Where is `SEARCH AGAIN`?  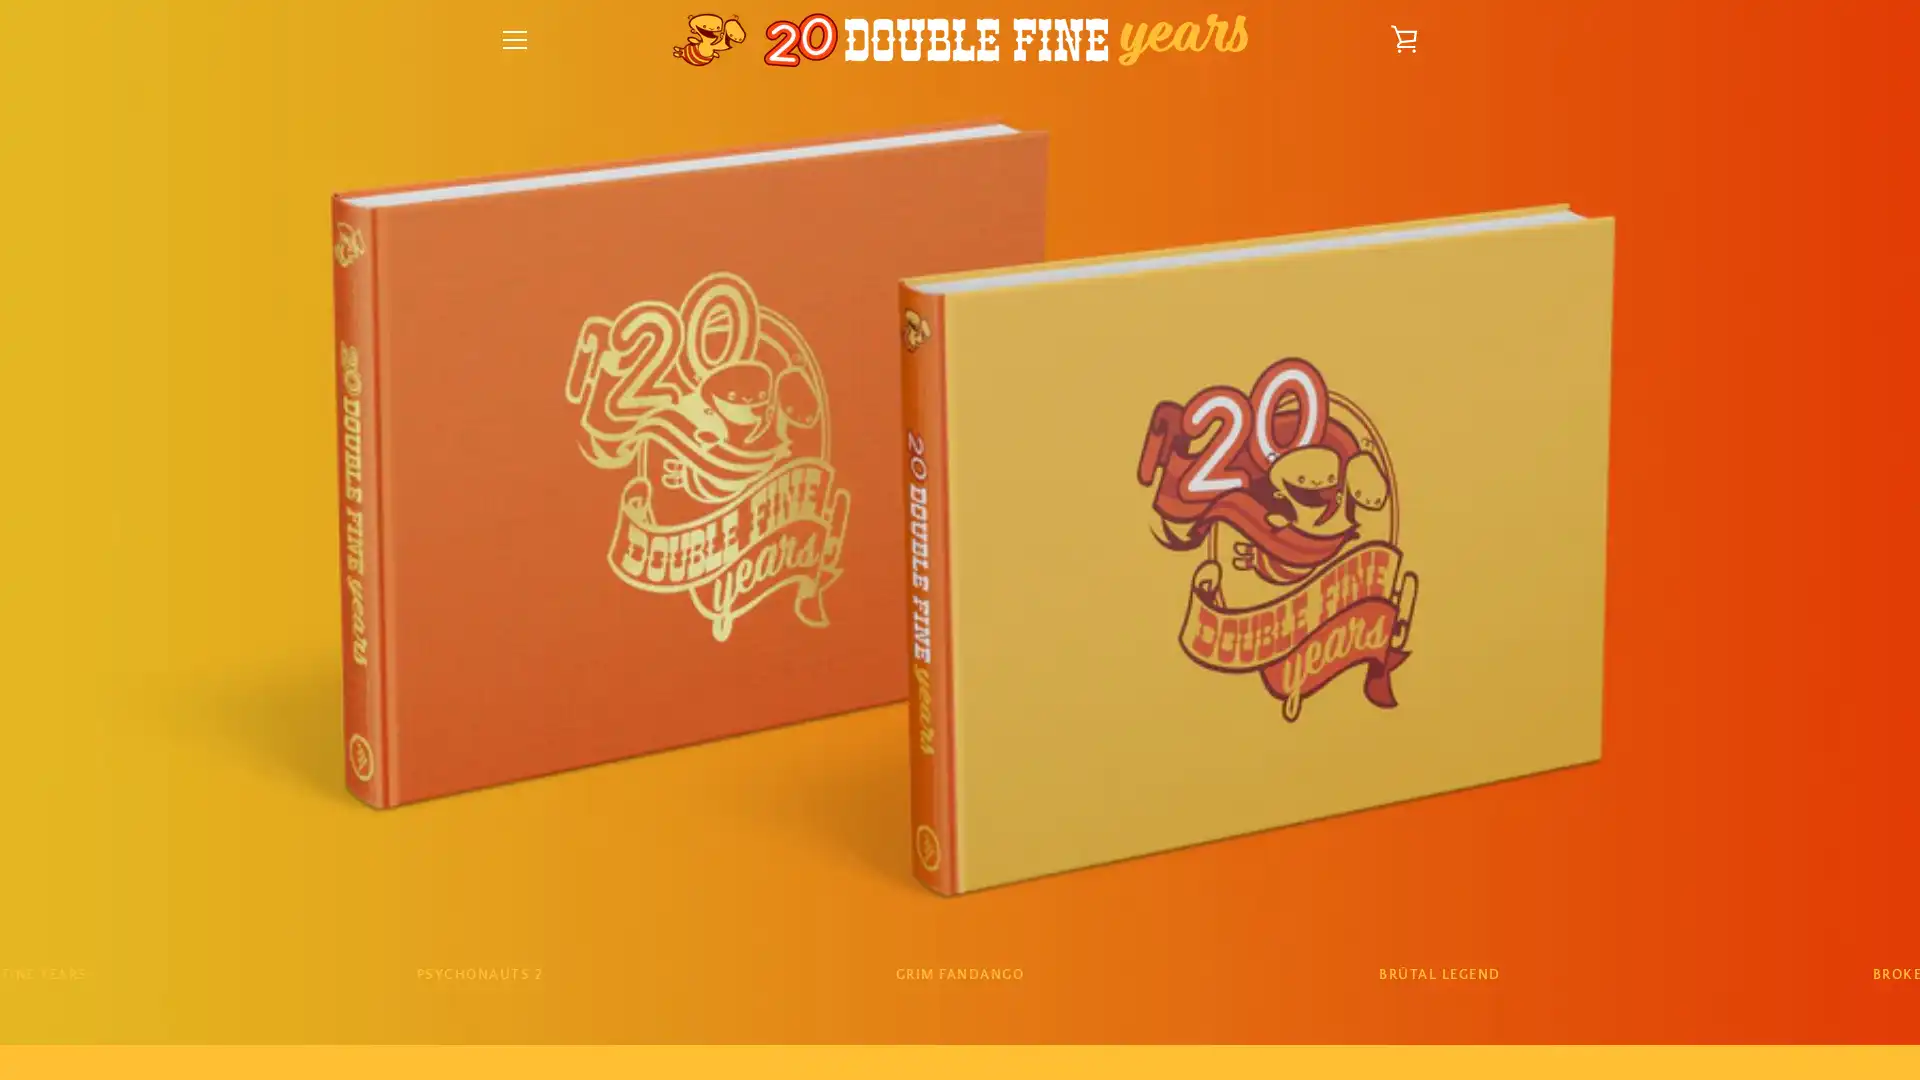
SEARCH AGAIN is located at coordinates (1054, 788).